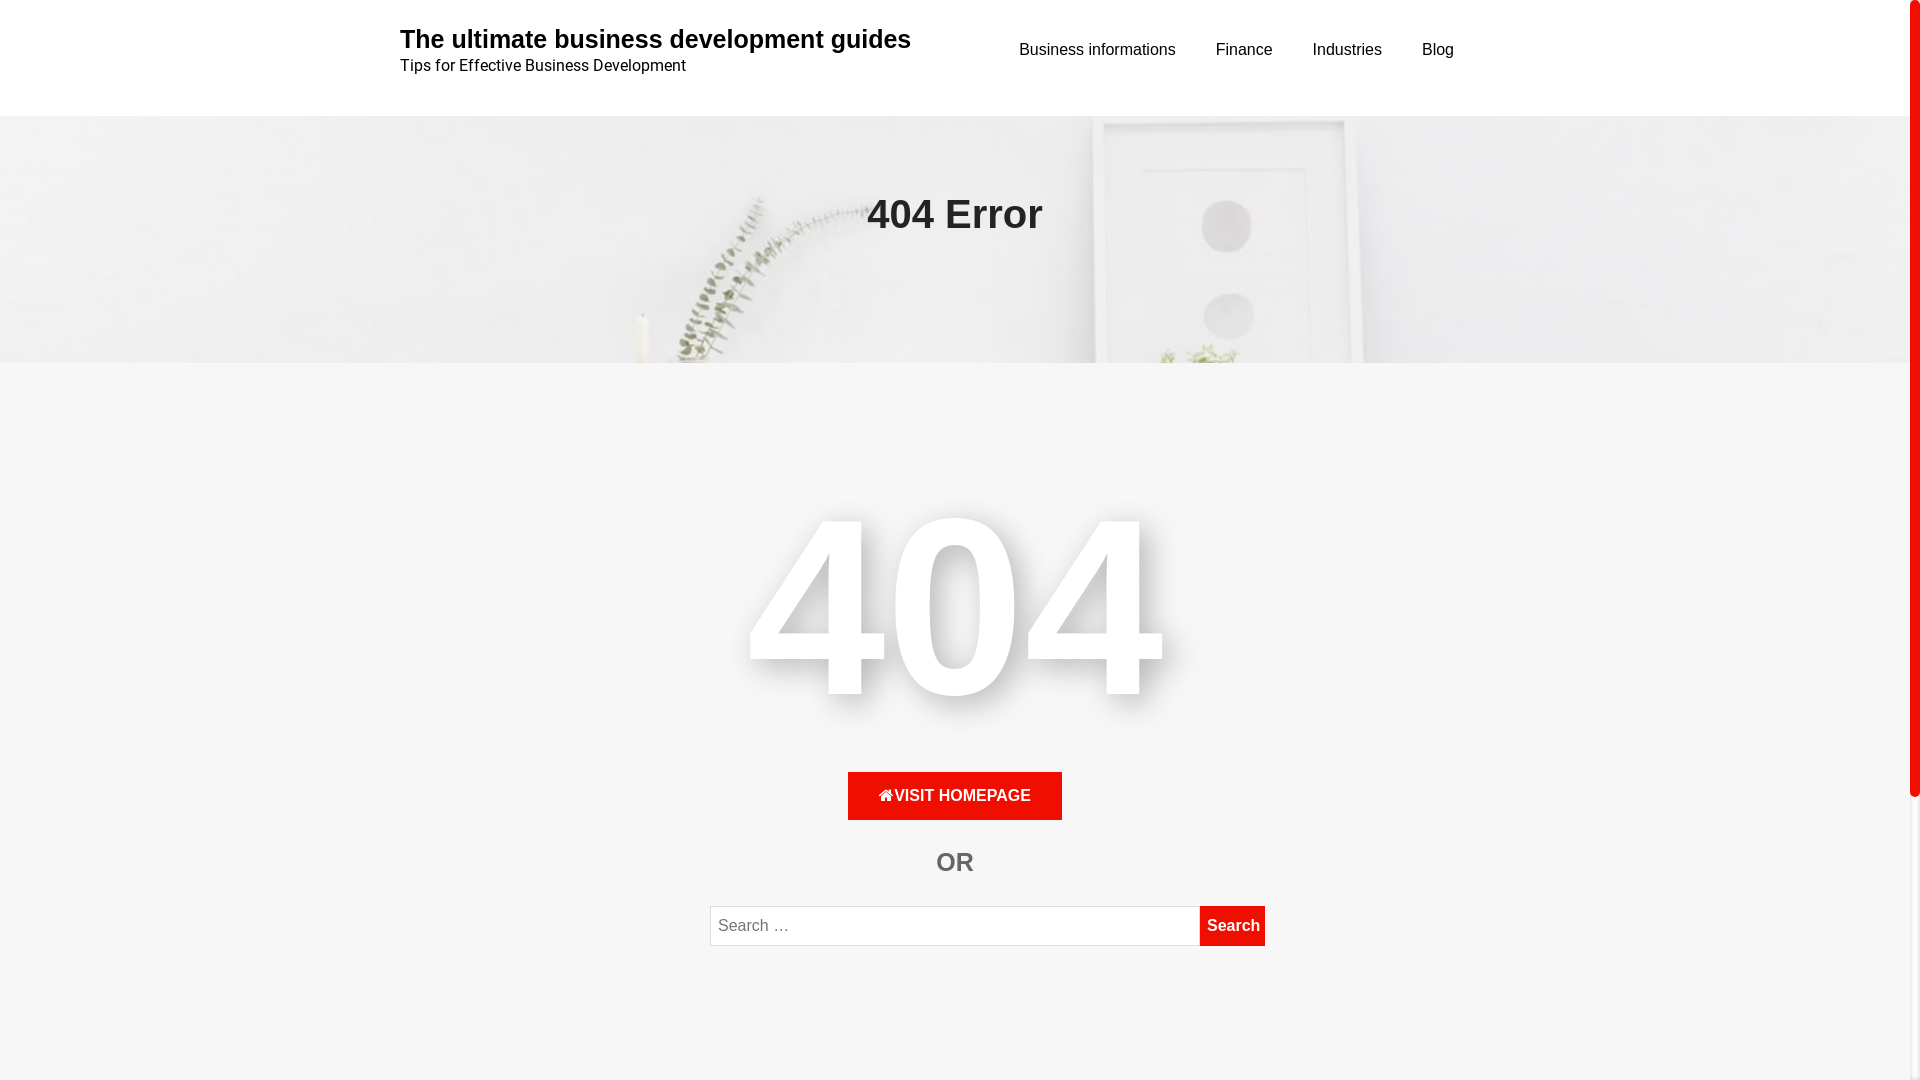  What do you see at coordinates (1096, 49) in the screenshot?
I see `'Business informations'` at bounding box center [1096, 49].